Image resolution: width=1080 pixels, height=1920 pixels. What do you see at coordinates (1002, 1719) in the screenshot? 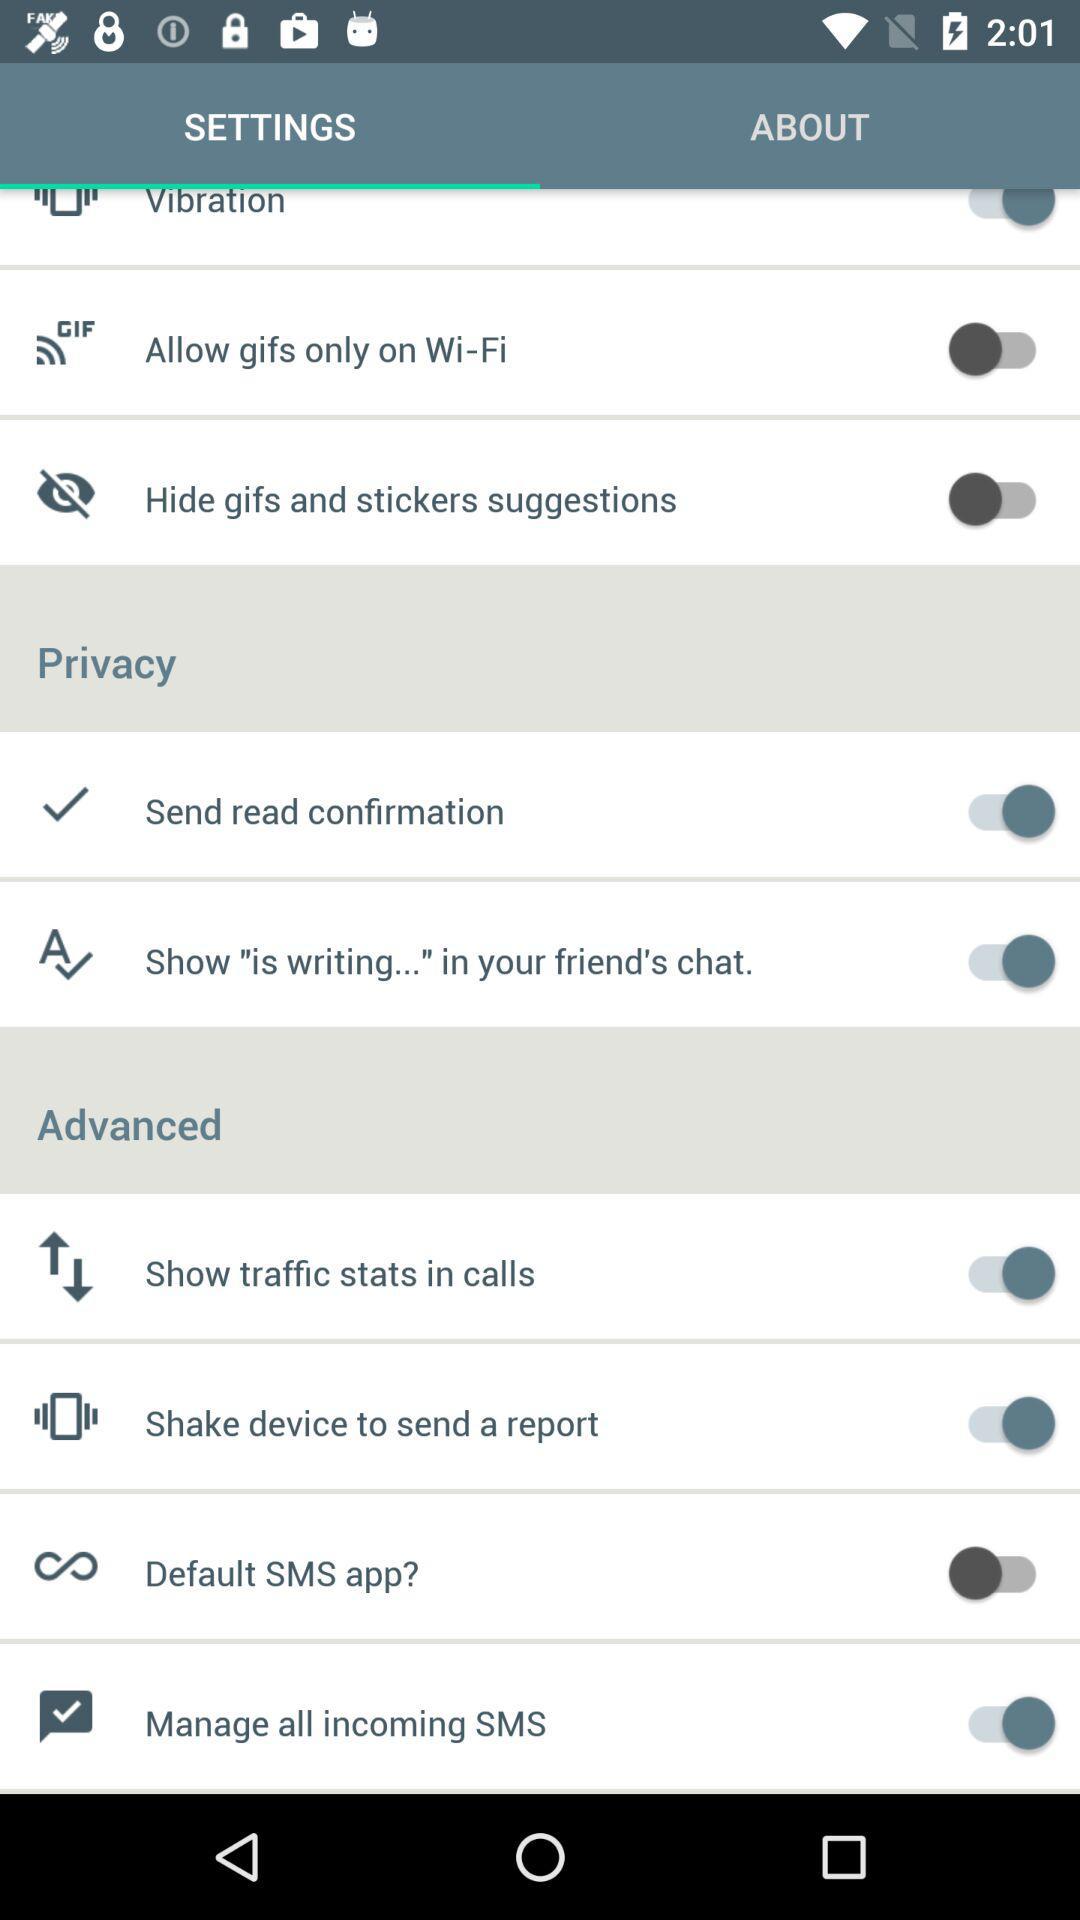
I see `for sms management` at bounding box center [1002, 1719].